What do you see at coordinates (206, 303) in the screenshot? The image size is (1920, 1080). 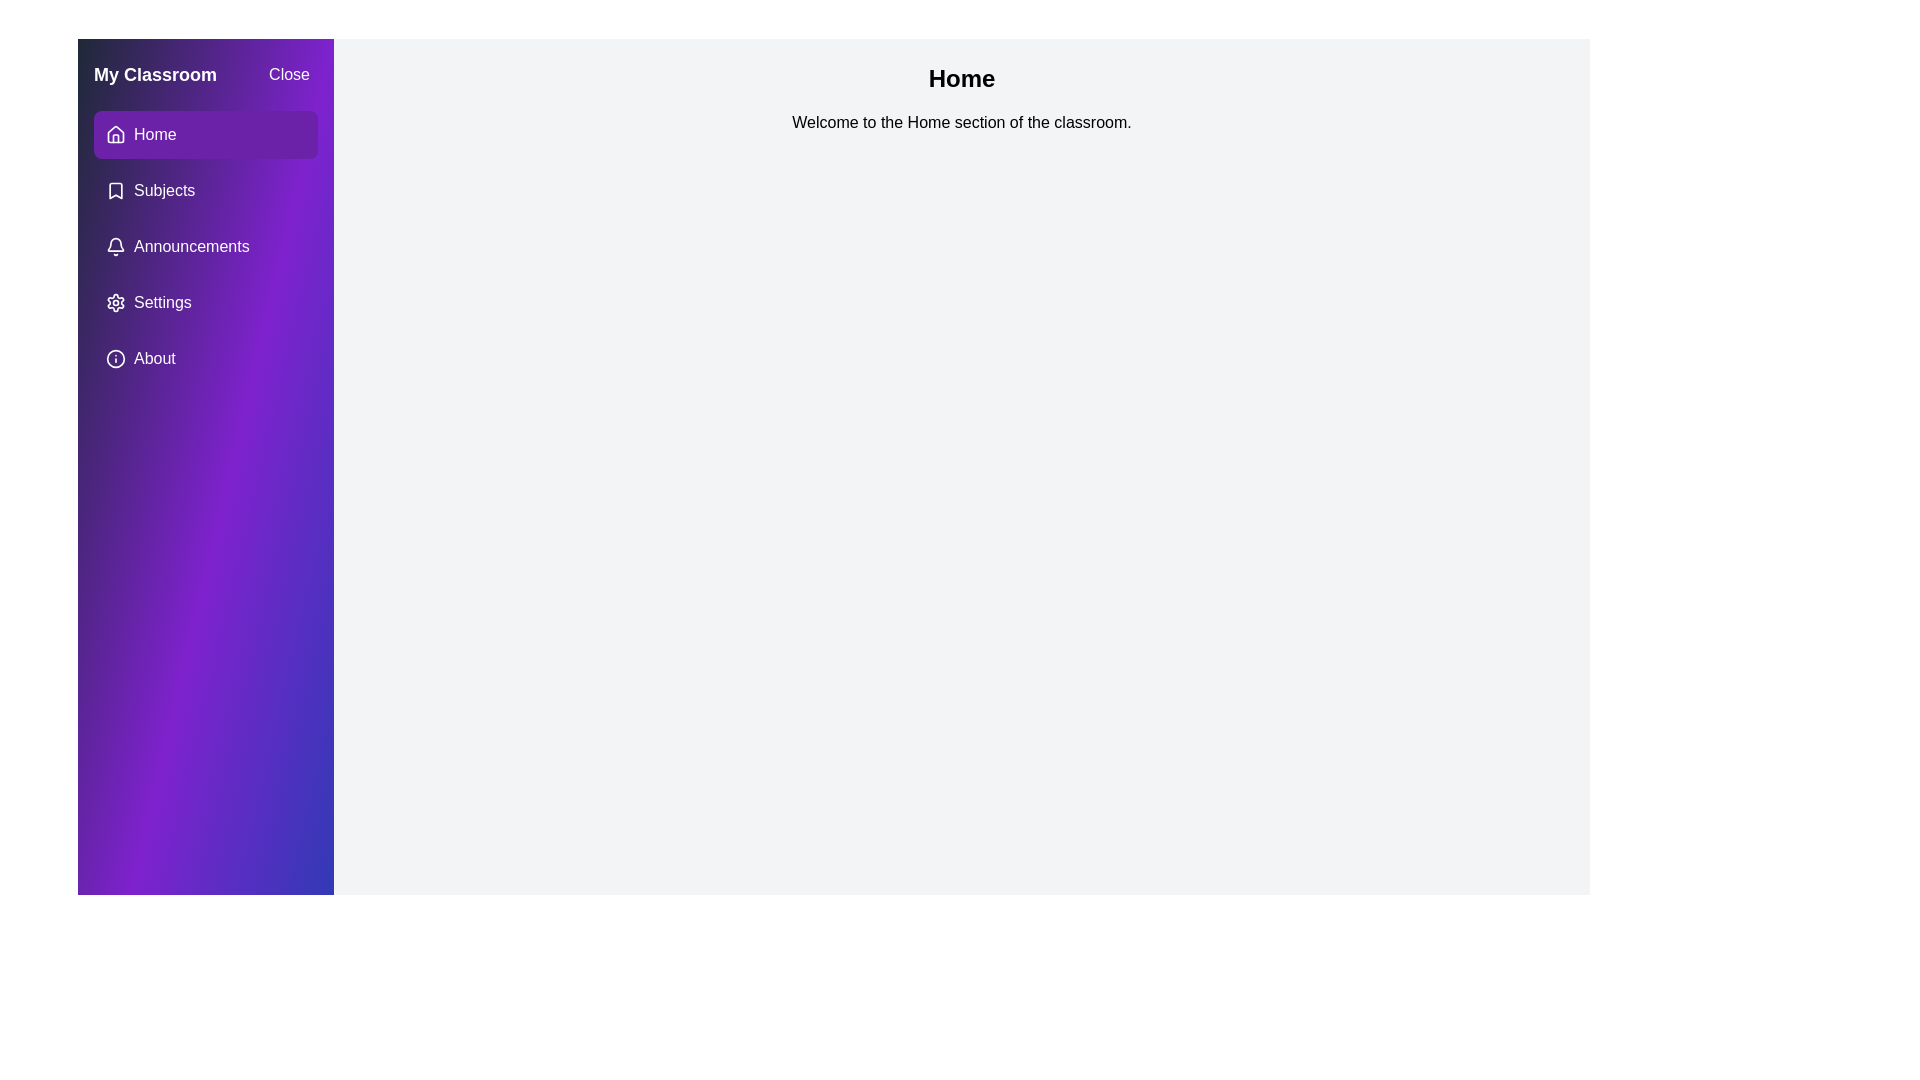 I see `the menu item labeled 'Settings' to observe visual feedback` at bounding box center [206, 303].